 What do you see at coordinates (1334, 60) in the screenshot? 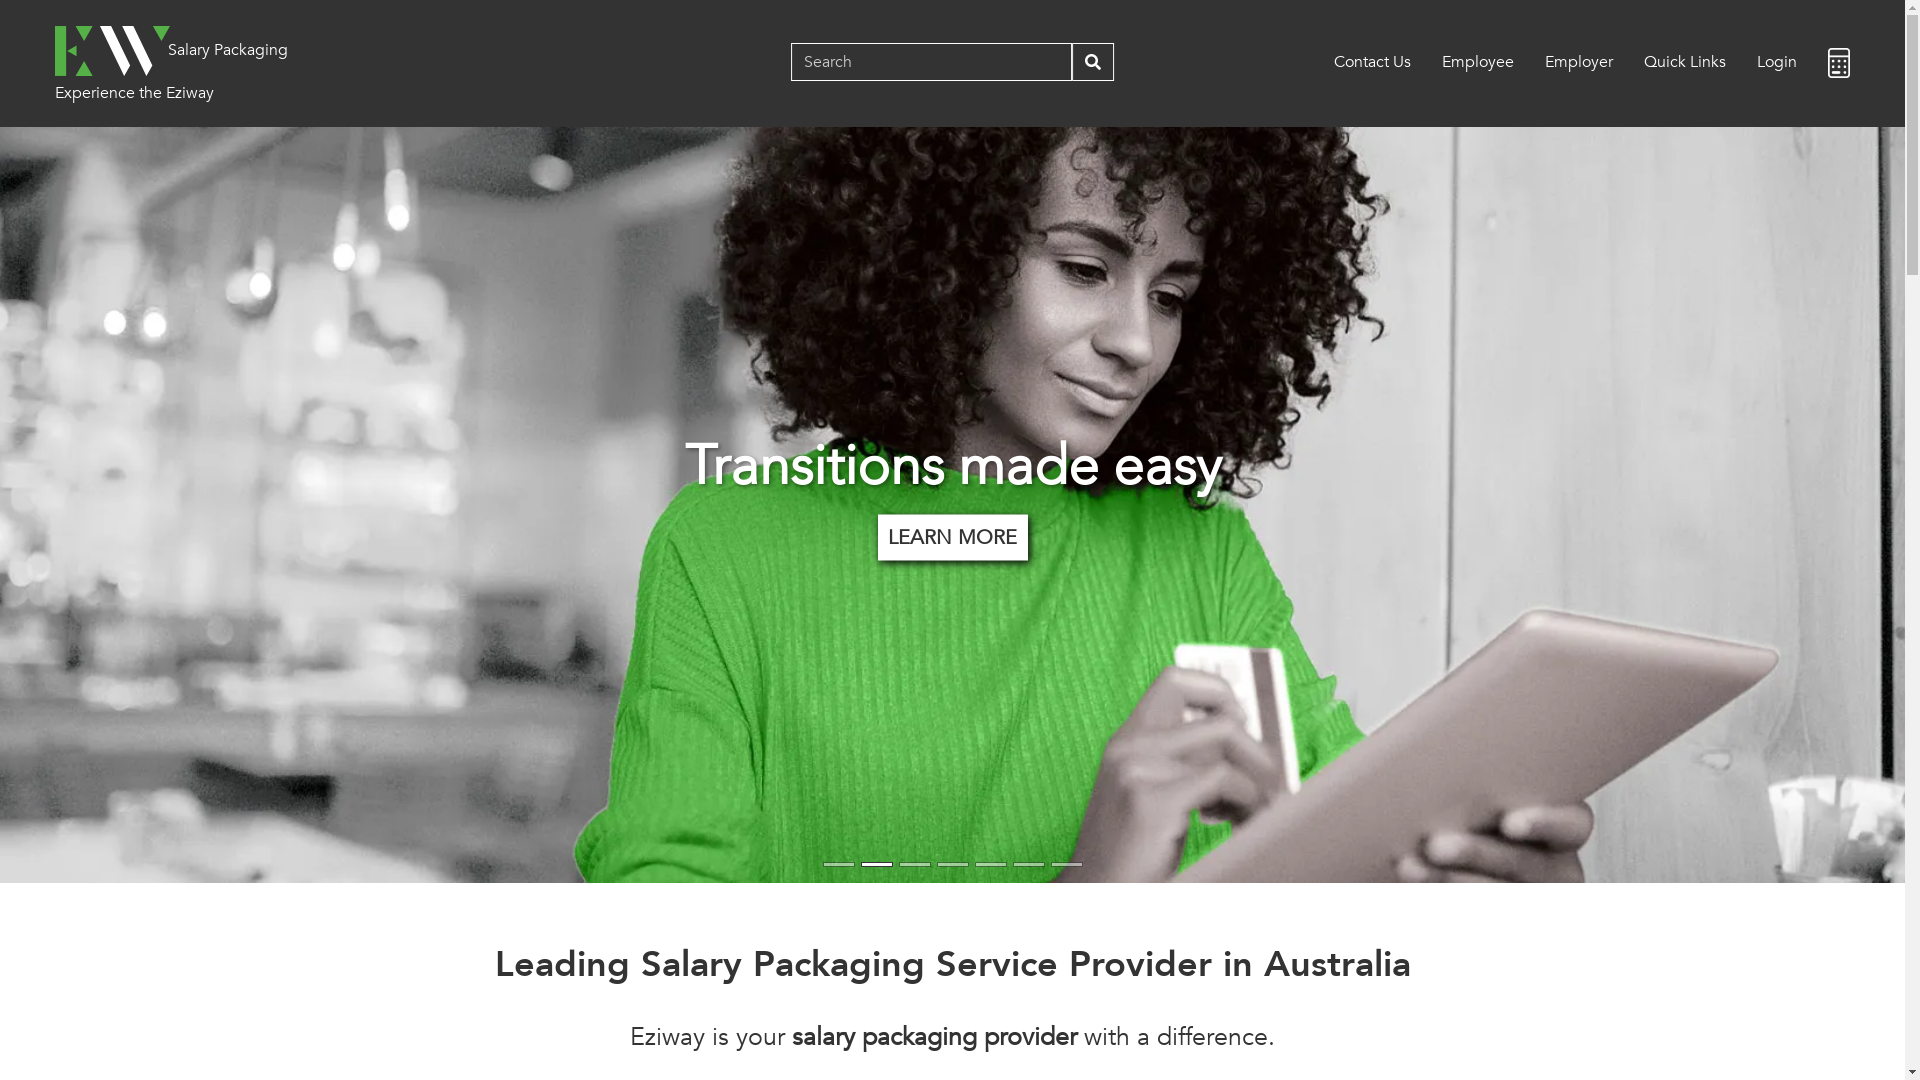
I see `'Contact Us'` at bounding box center [1334, 60].